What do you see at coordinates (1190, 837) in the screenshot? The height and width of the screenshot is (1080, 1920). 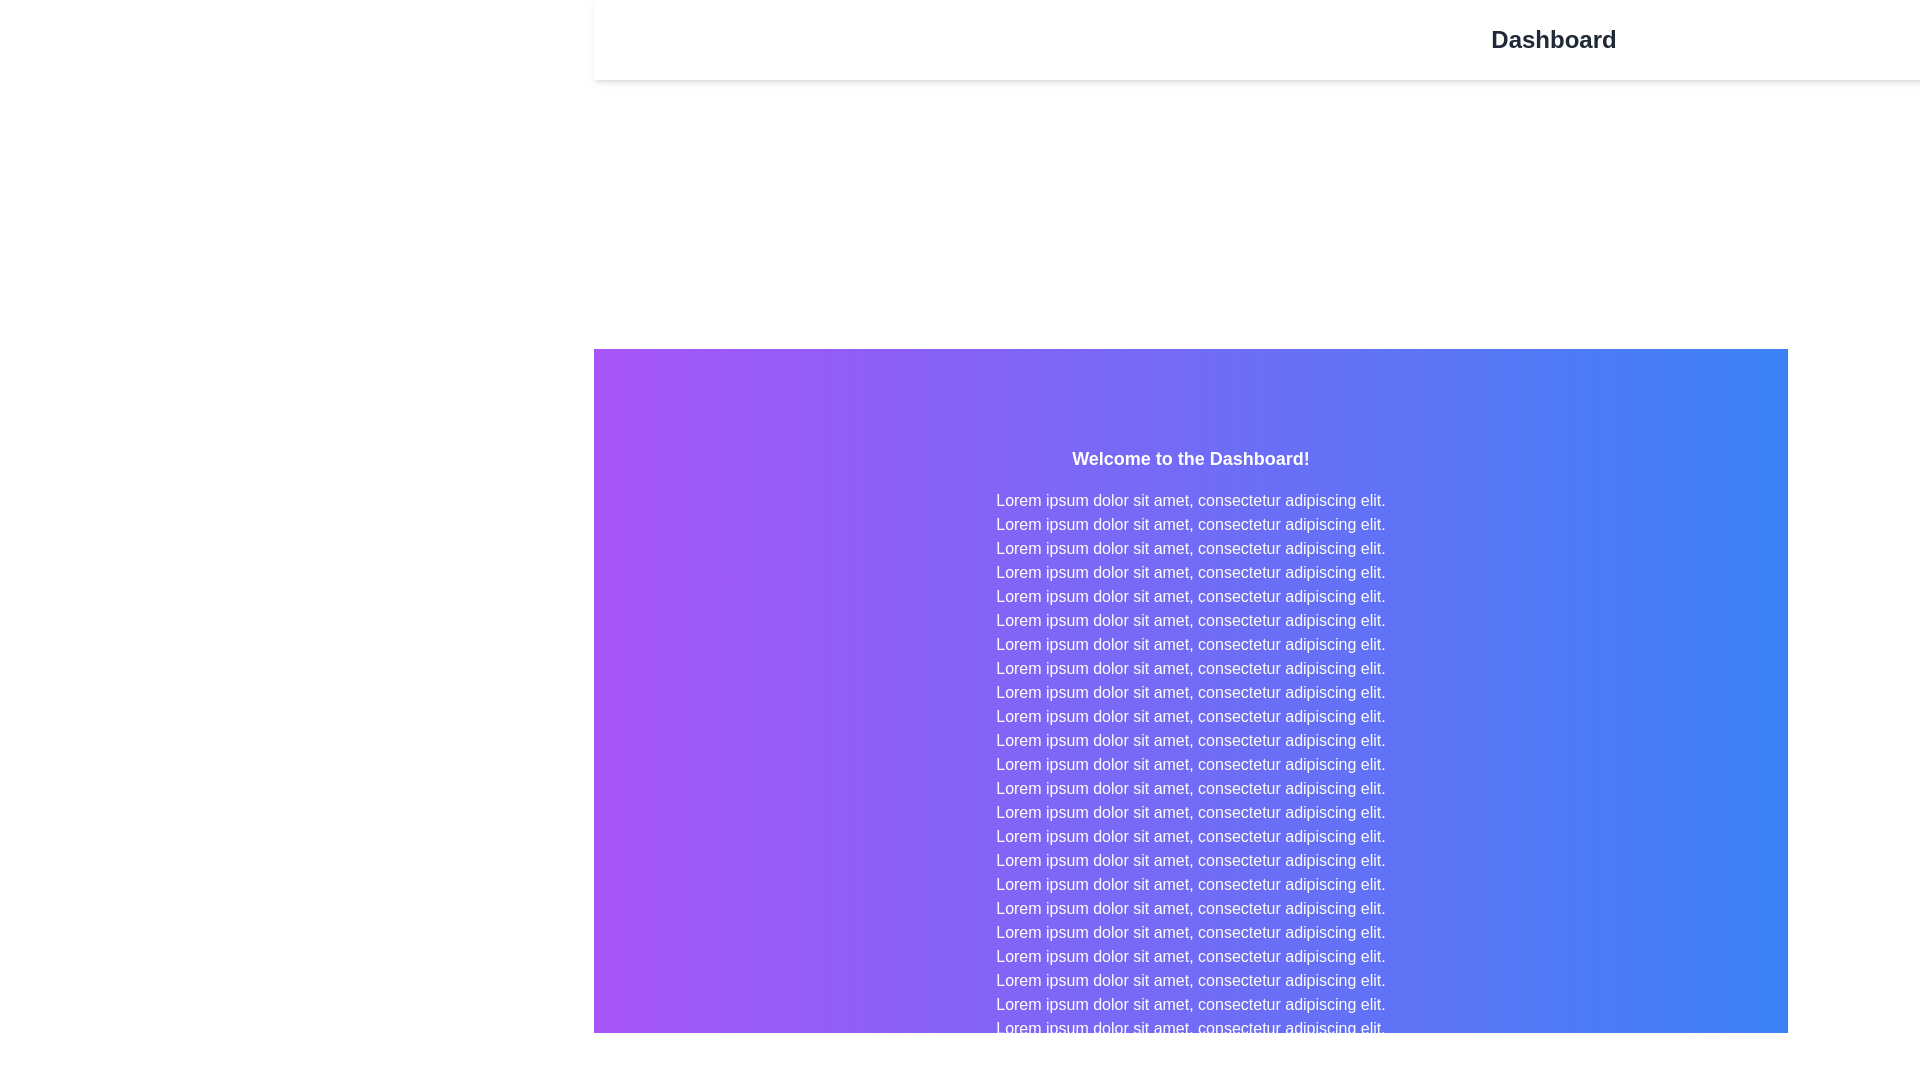 I see `the text element displaying 'Lorem ipsum dolor sit amet, consectetur adipiscing elit.' which is the 16th item in a vertically aligned list below the title 'Welcome to the Dashboard!'` at bounding box center [1190, 837].